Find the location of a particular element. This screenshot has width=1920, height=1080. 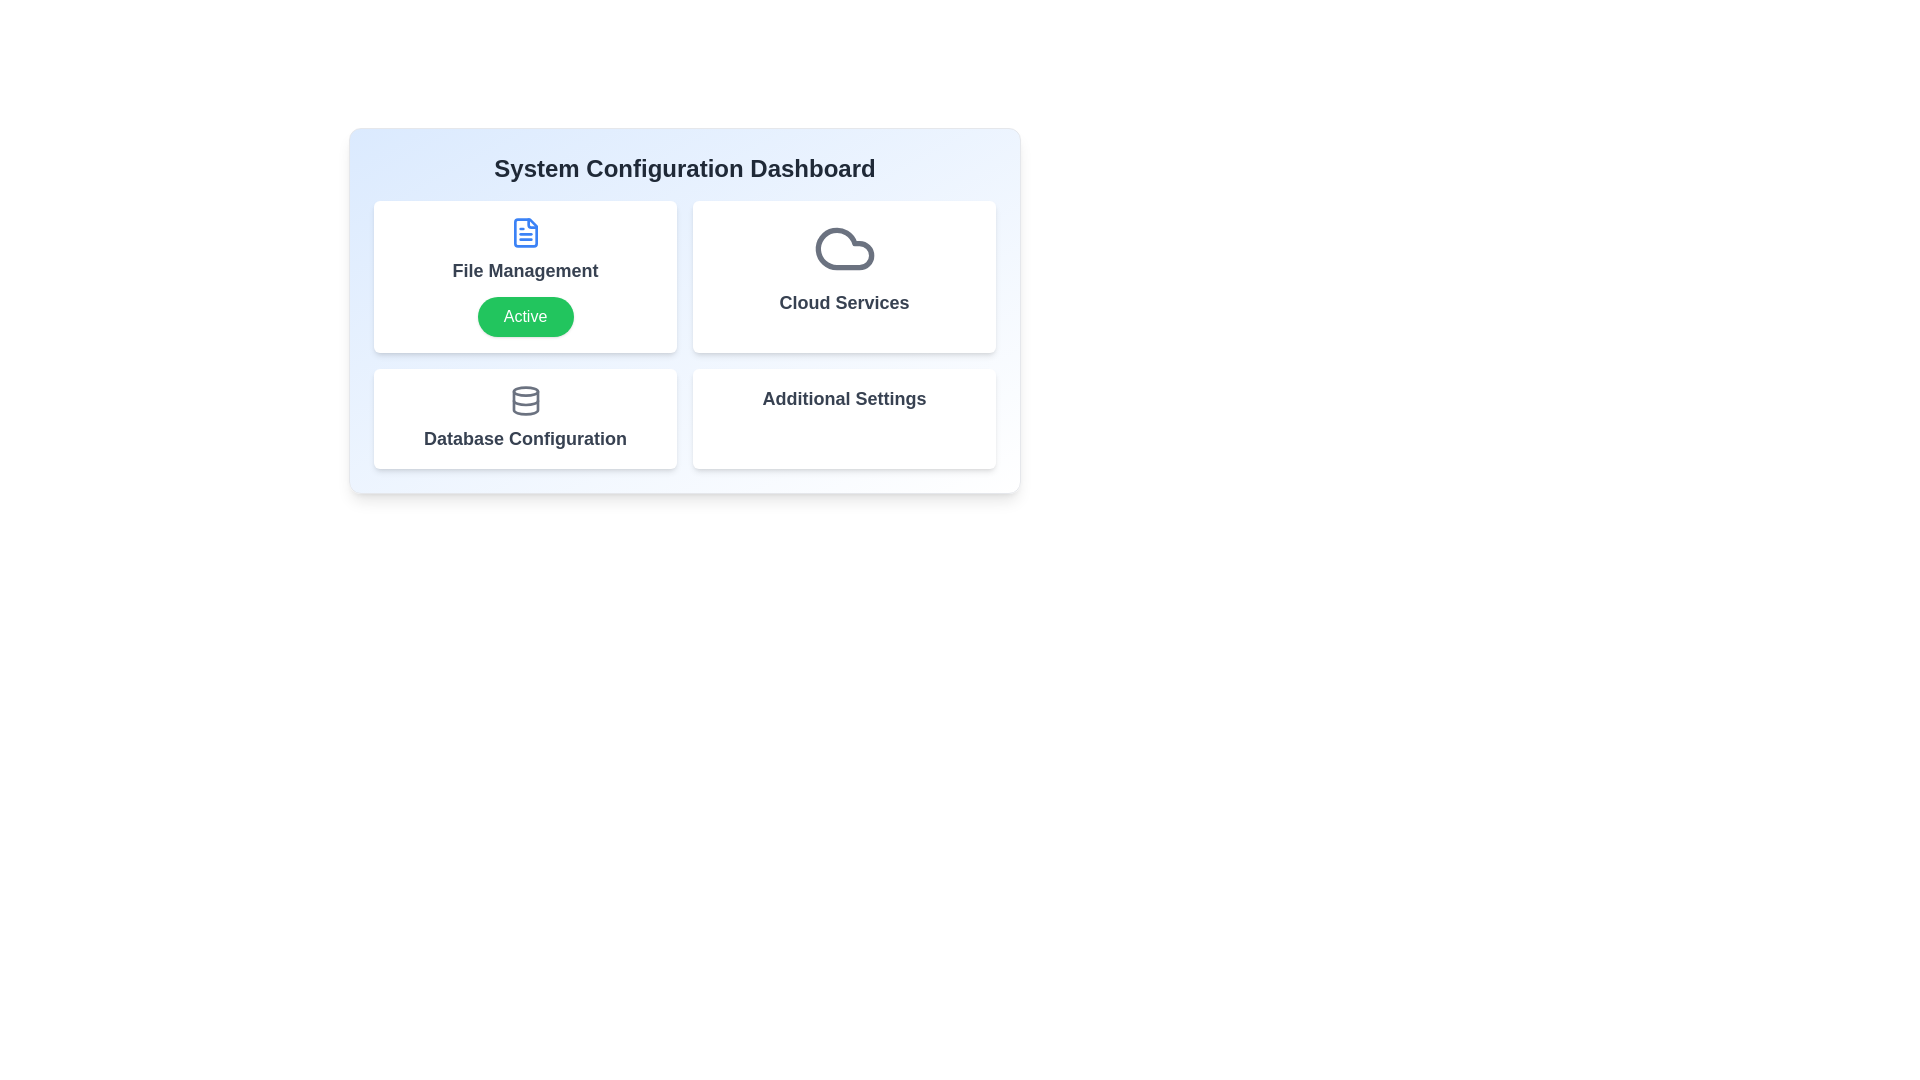

the Card Component that features a blue file icon, bold 'File Management' text, and a green 'Active' button, located in the top-left segment of the grid is located at coordinates (525, 277).